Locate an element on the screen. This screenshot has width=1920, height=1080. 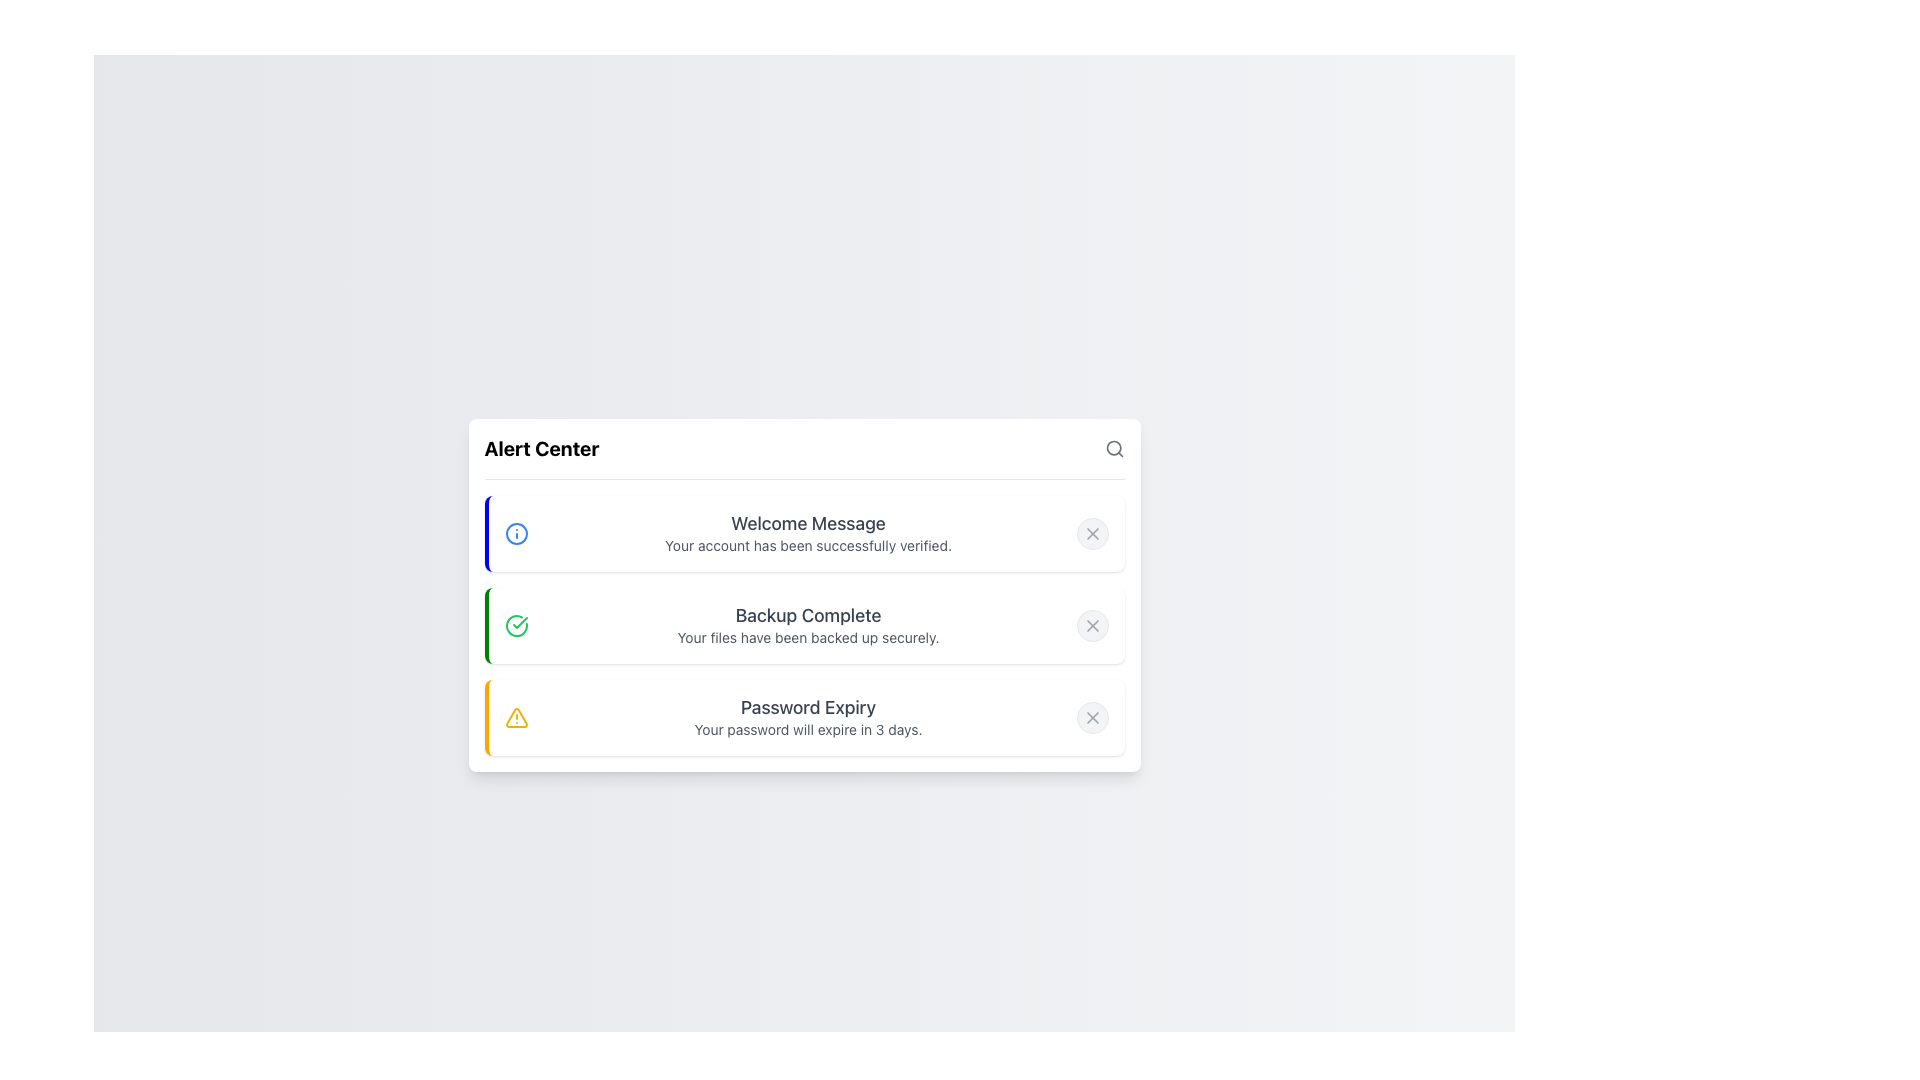
the Notification Card with the title 'Password Expiry', which is a rectangular card with a white background, containing an orange warning icon and a left orange border, located centrally in the Alert Center section is located at coordinates (804, 716).